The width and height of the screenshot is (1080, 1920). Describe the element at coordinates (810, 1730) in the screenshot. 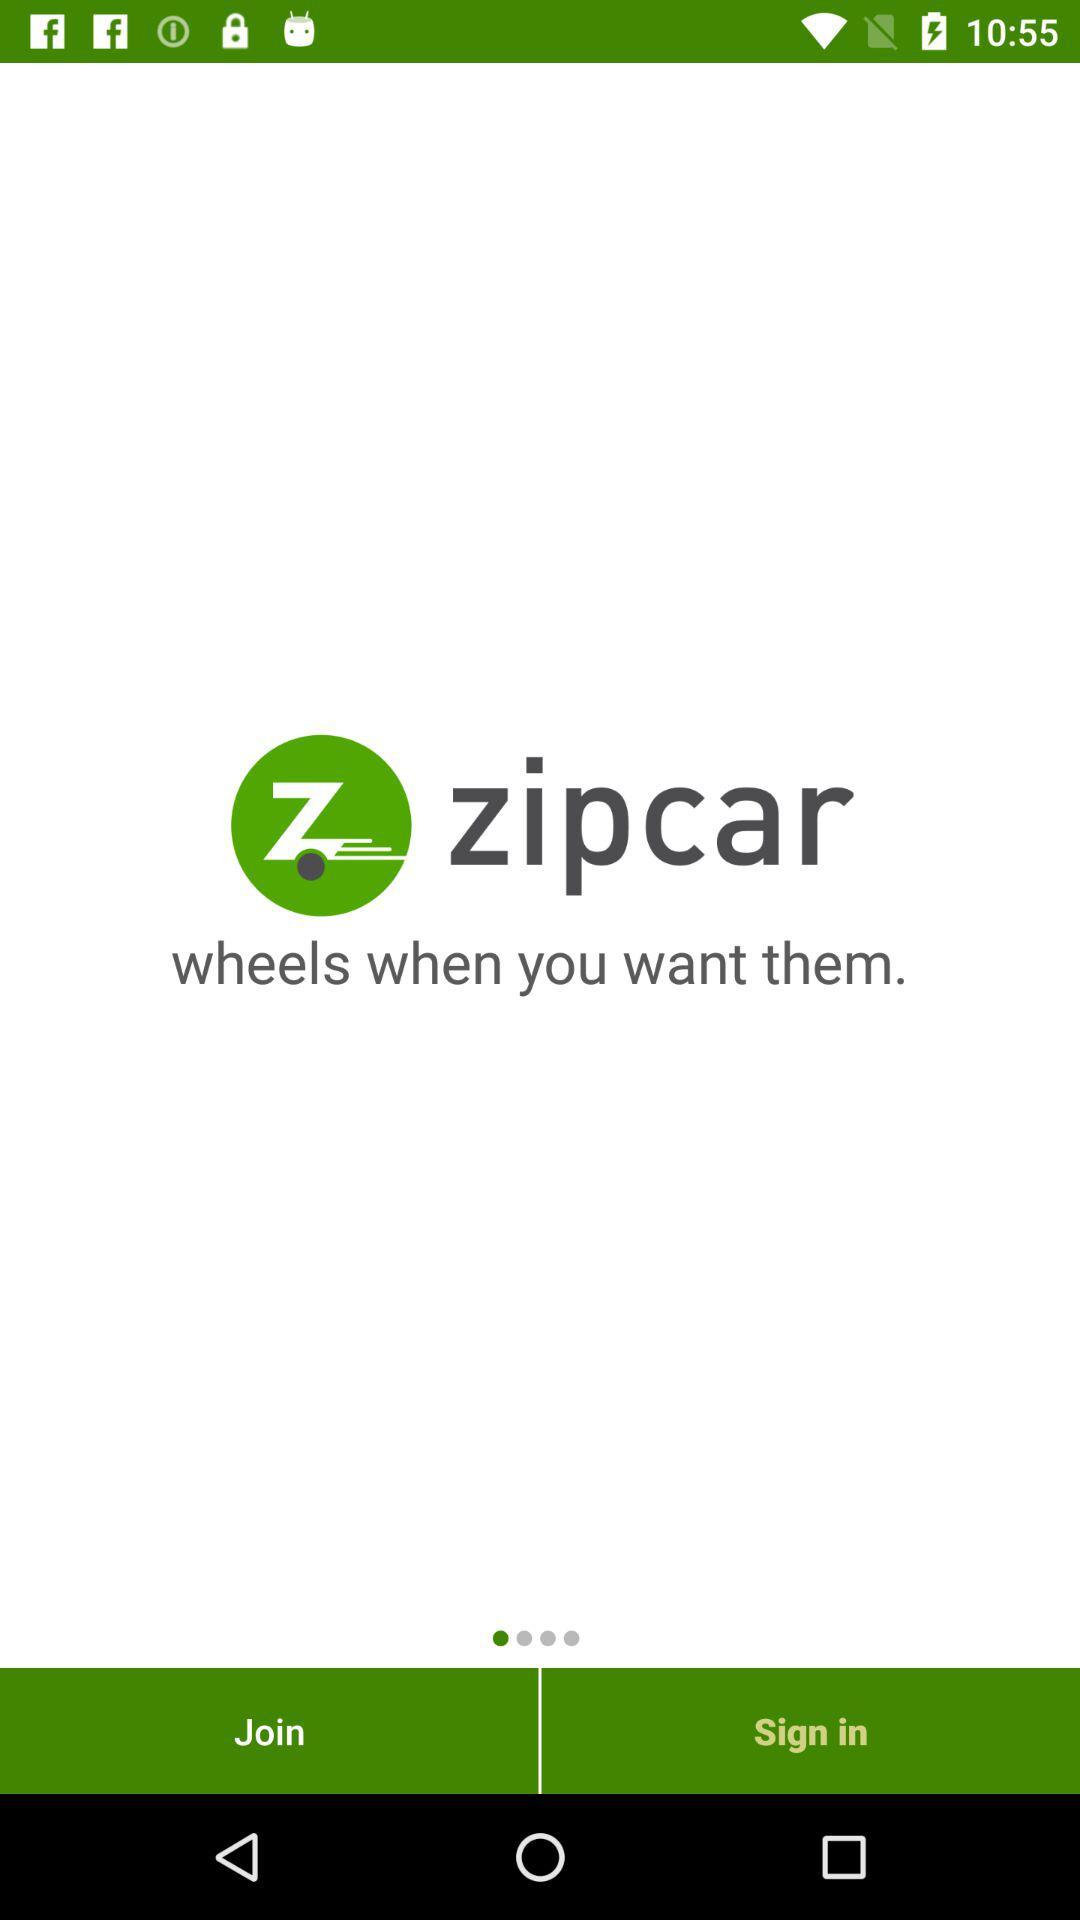

I see `the sign in` at that location.